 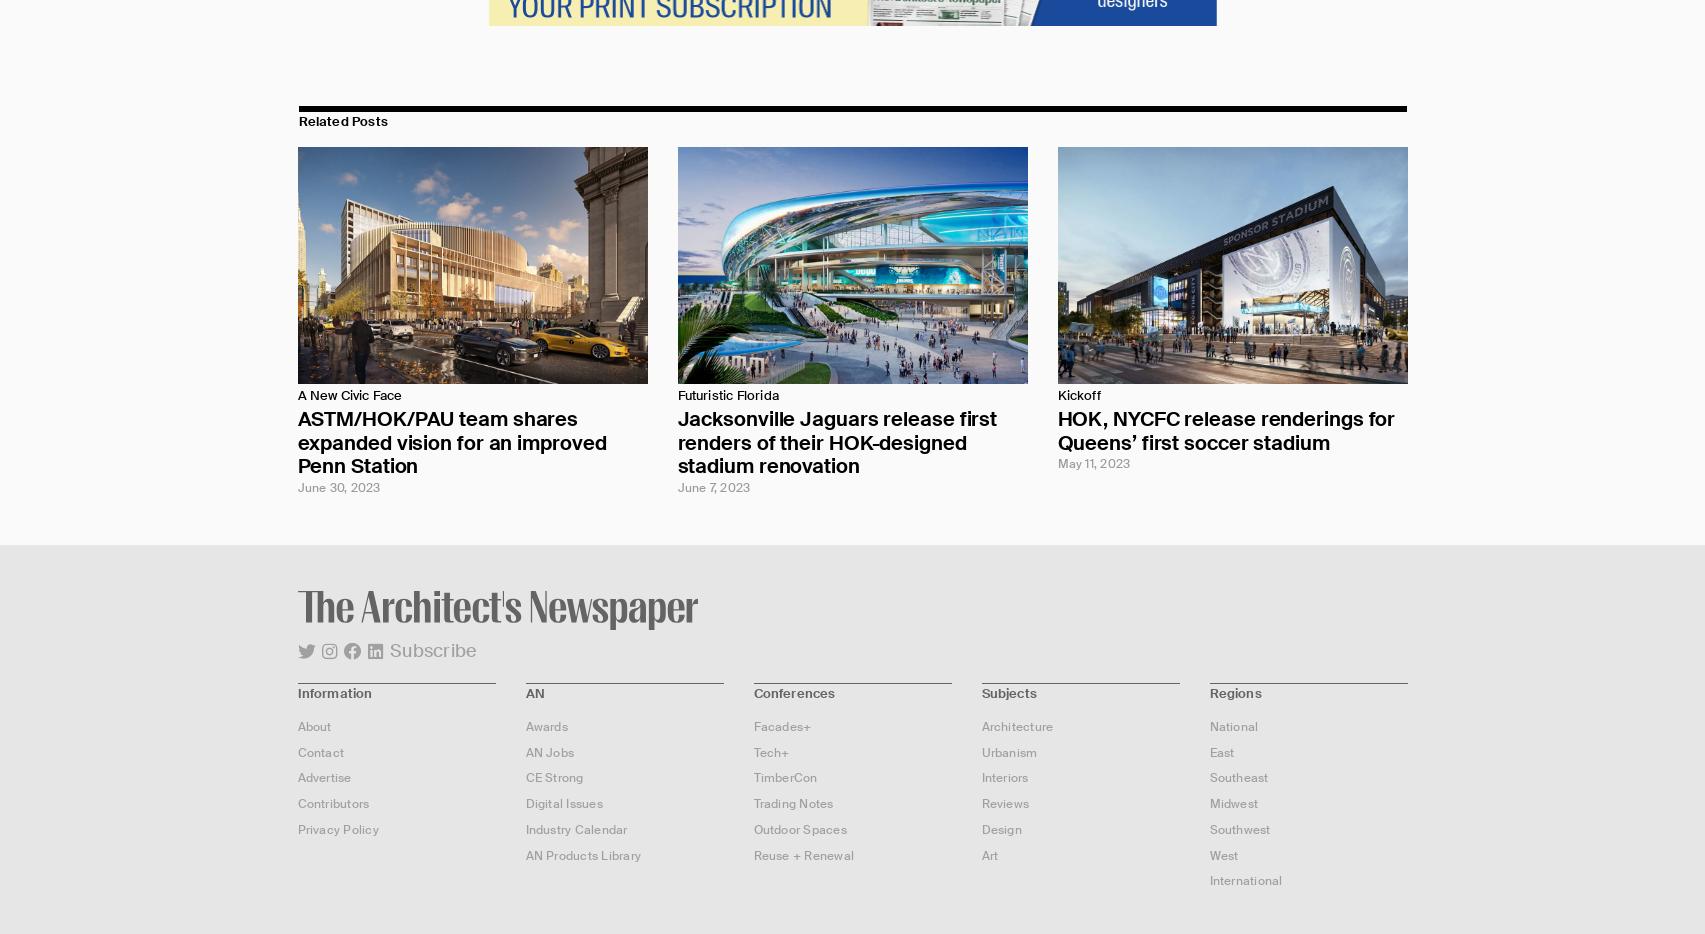 What do you see at coordinates (1209, 853) in the screenshot?
I see `'West'` at bounding box center [1209, 853].